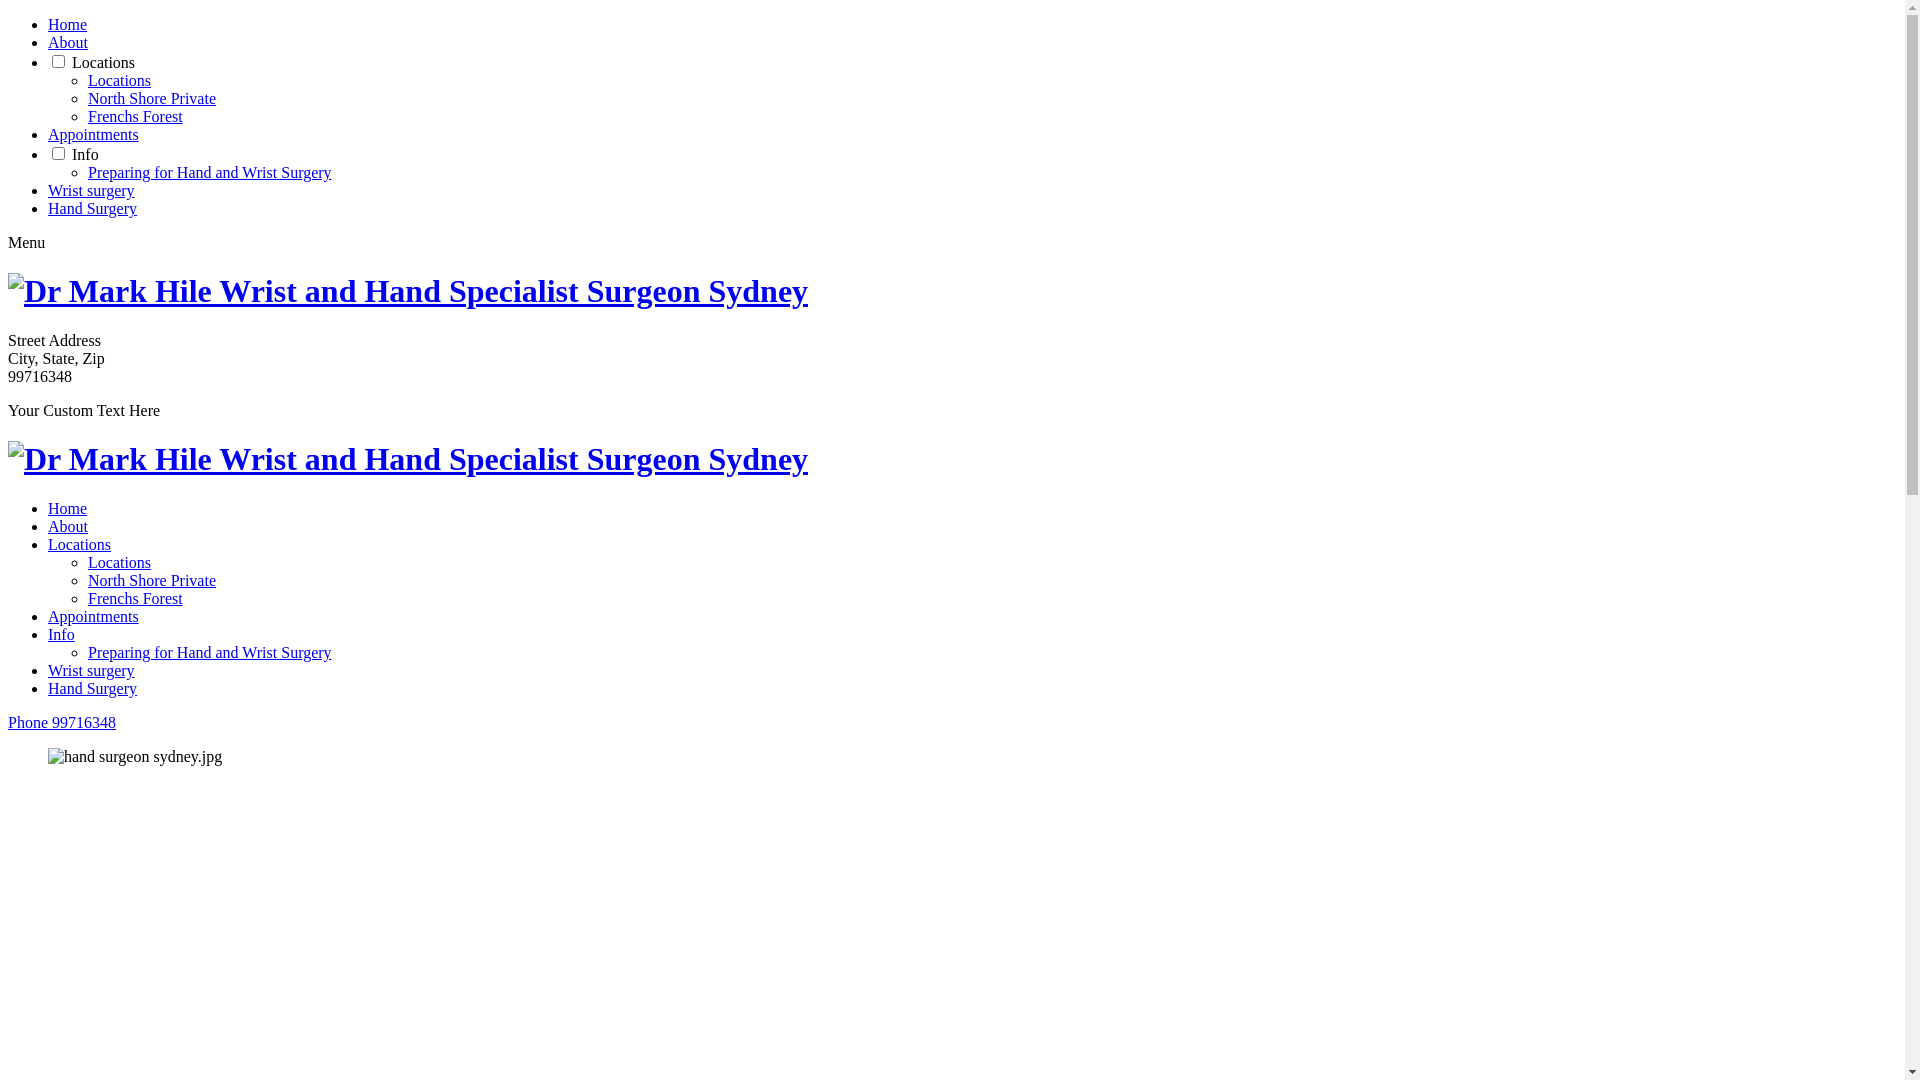  What do you see at coordinates (79, 544) in the screenshot?
I see `'Locations'` at bounding box center [79, 544].